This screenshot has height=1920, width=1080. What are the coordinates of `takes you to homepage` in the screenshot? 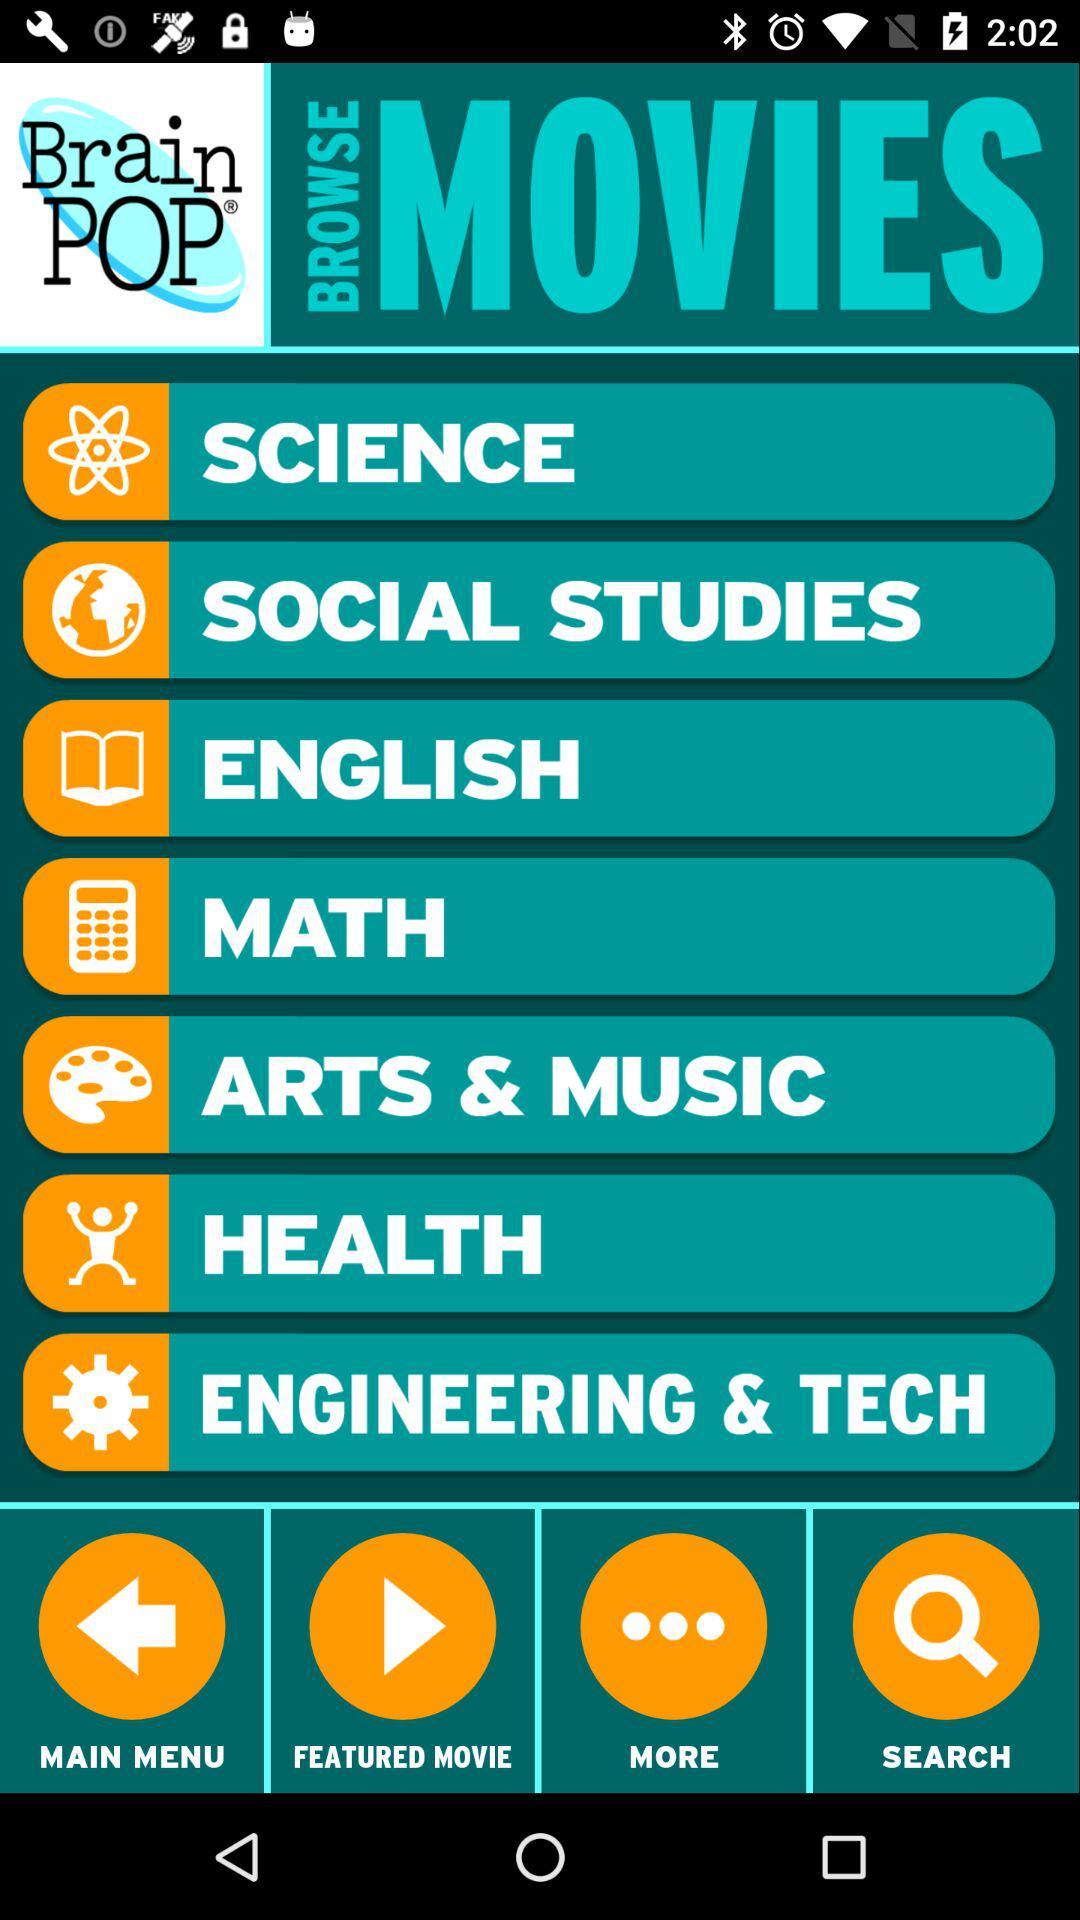 It's located at (131, 204).